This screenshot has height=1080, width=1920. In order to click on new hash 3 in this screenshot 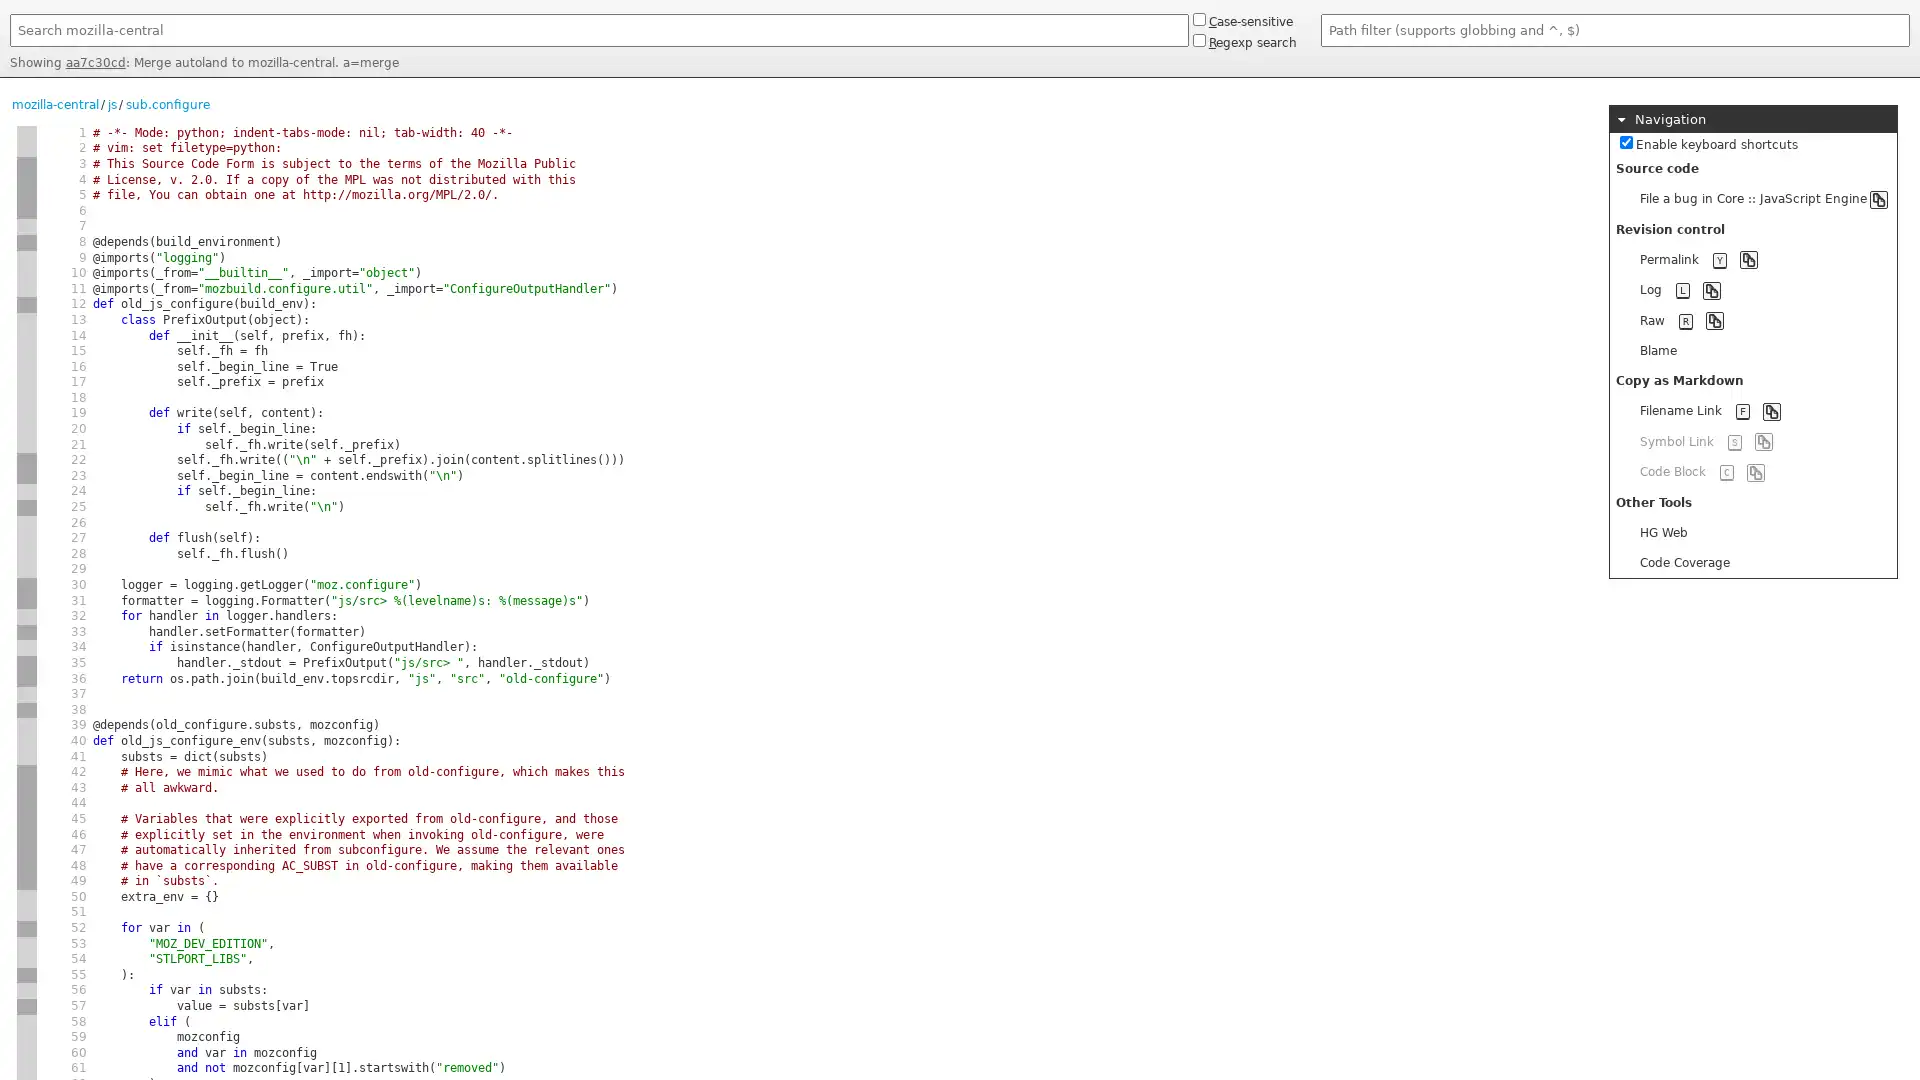, I will do `click(27, 944)`.